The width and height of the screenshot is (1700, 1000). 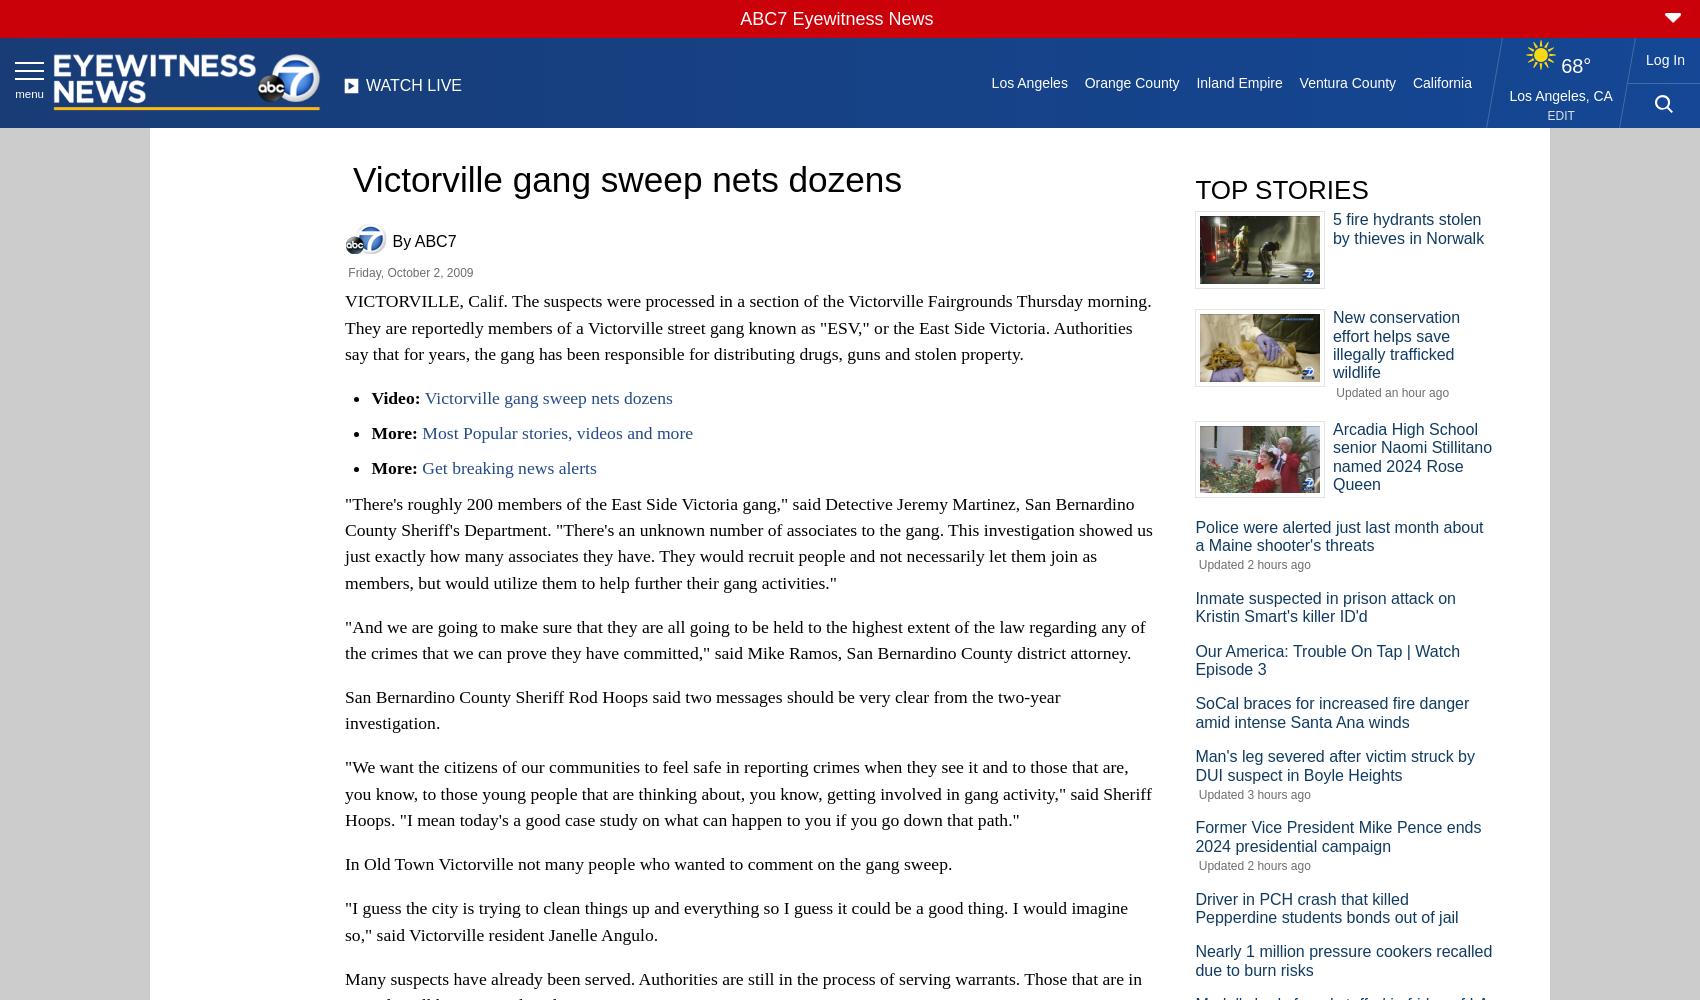 What do you see at coordinates (369, 397) in the screenshot?
I see `'Video:'` at bounding box center [369, 397].